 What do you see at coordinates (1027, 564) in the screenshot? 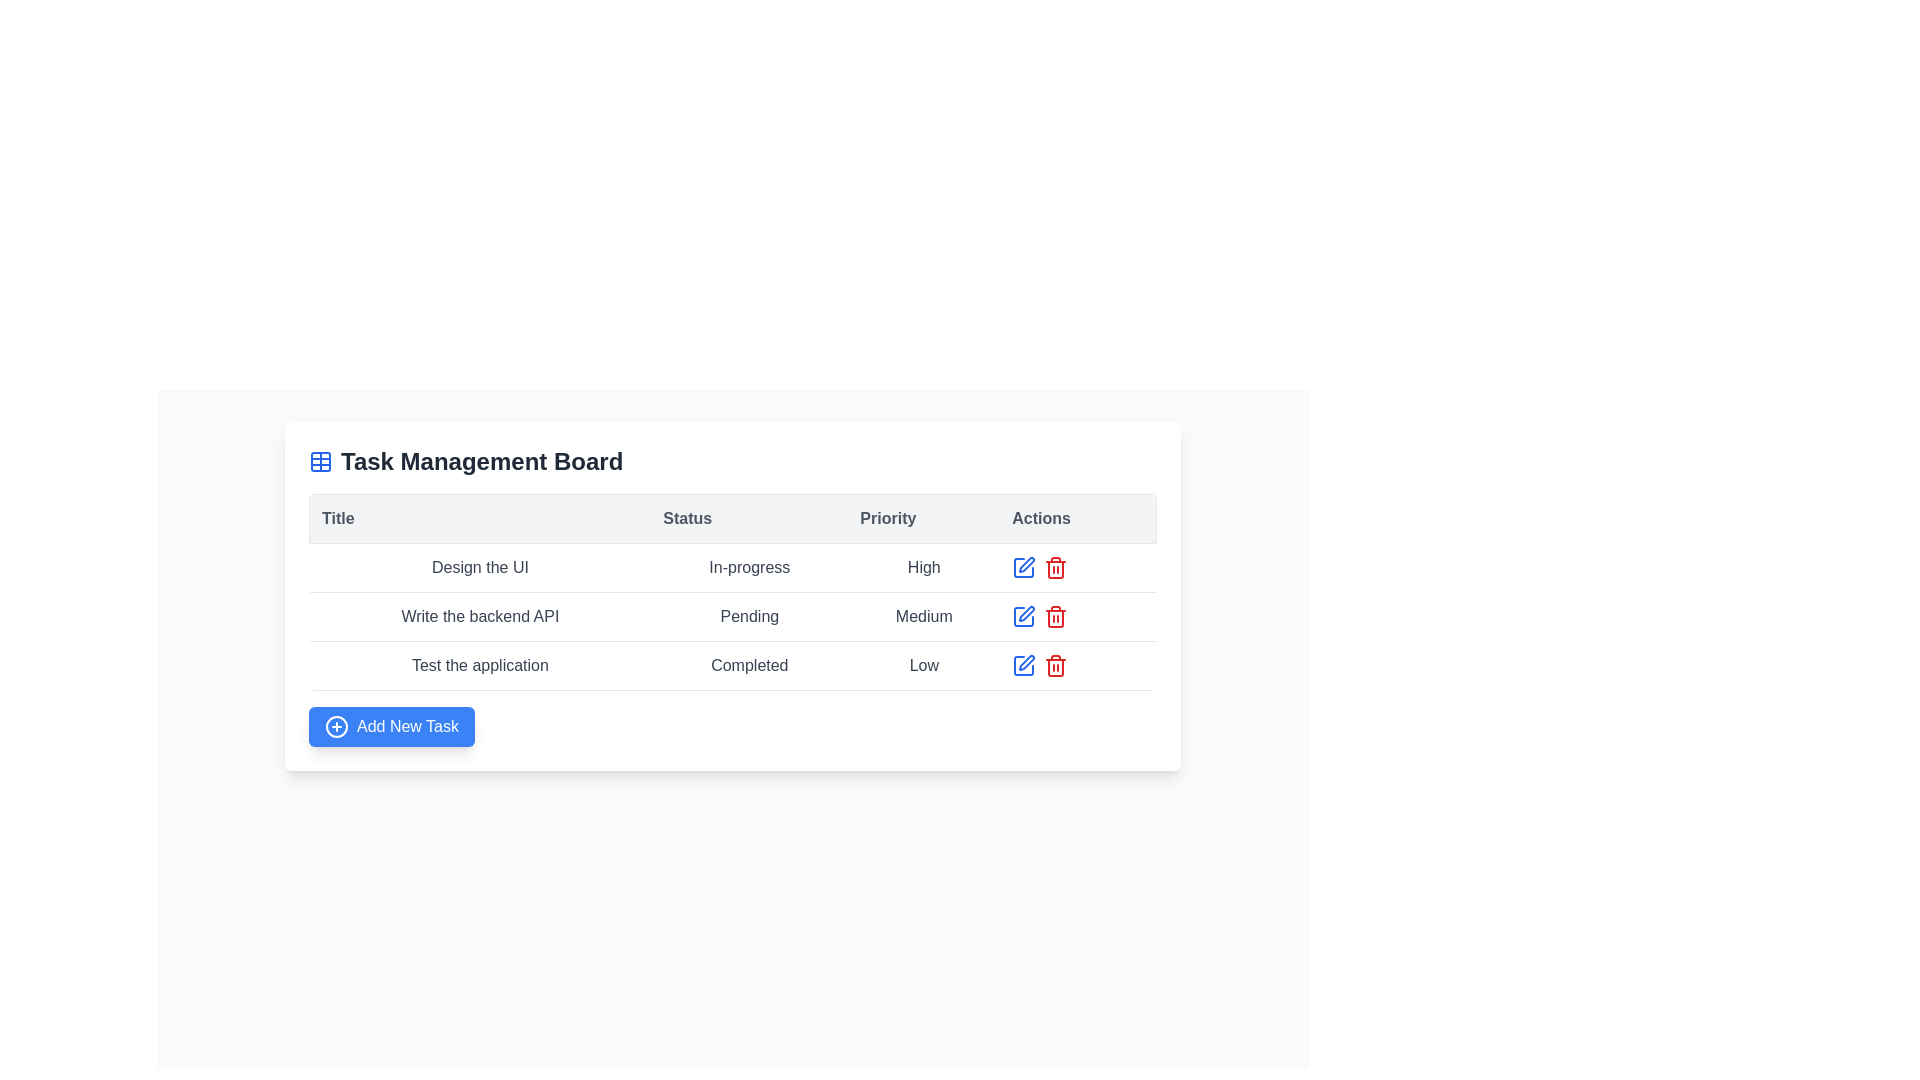
I see `the edit button located in the 'Actions' column for the task labeled 'Write the backend API'` at bounding box center [1027, 564].